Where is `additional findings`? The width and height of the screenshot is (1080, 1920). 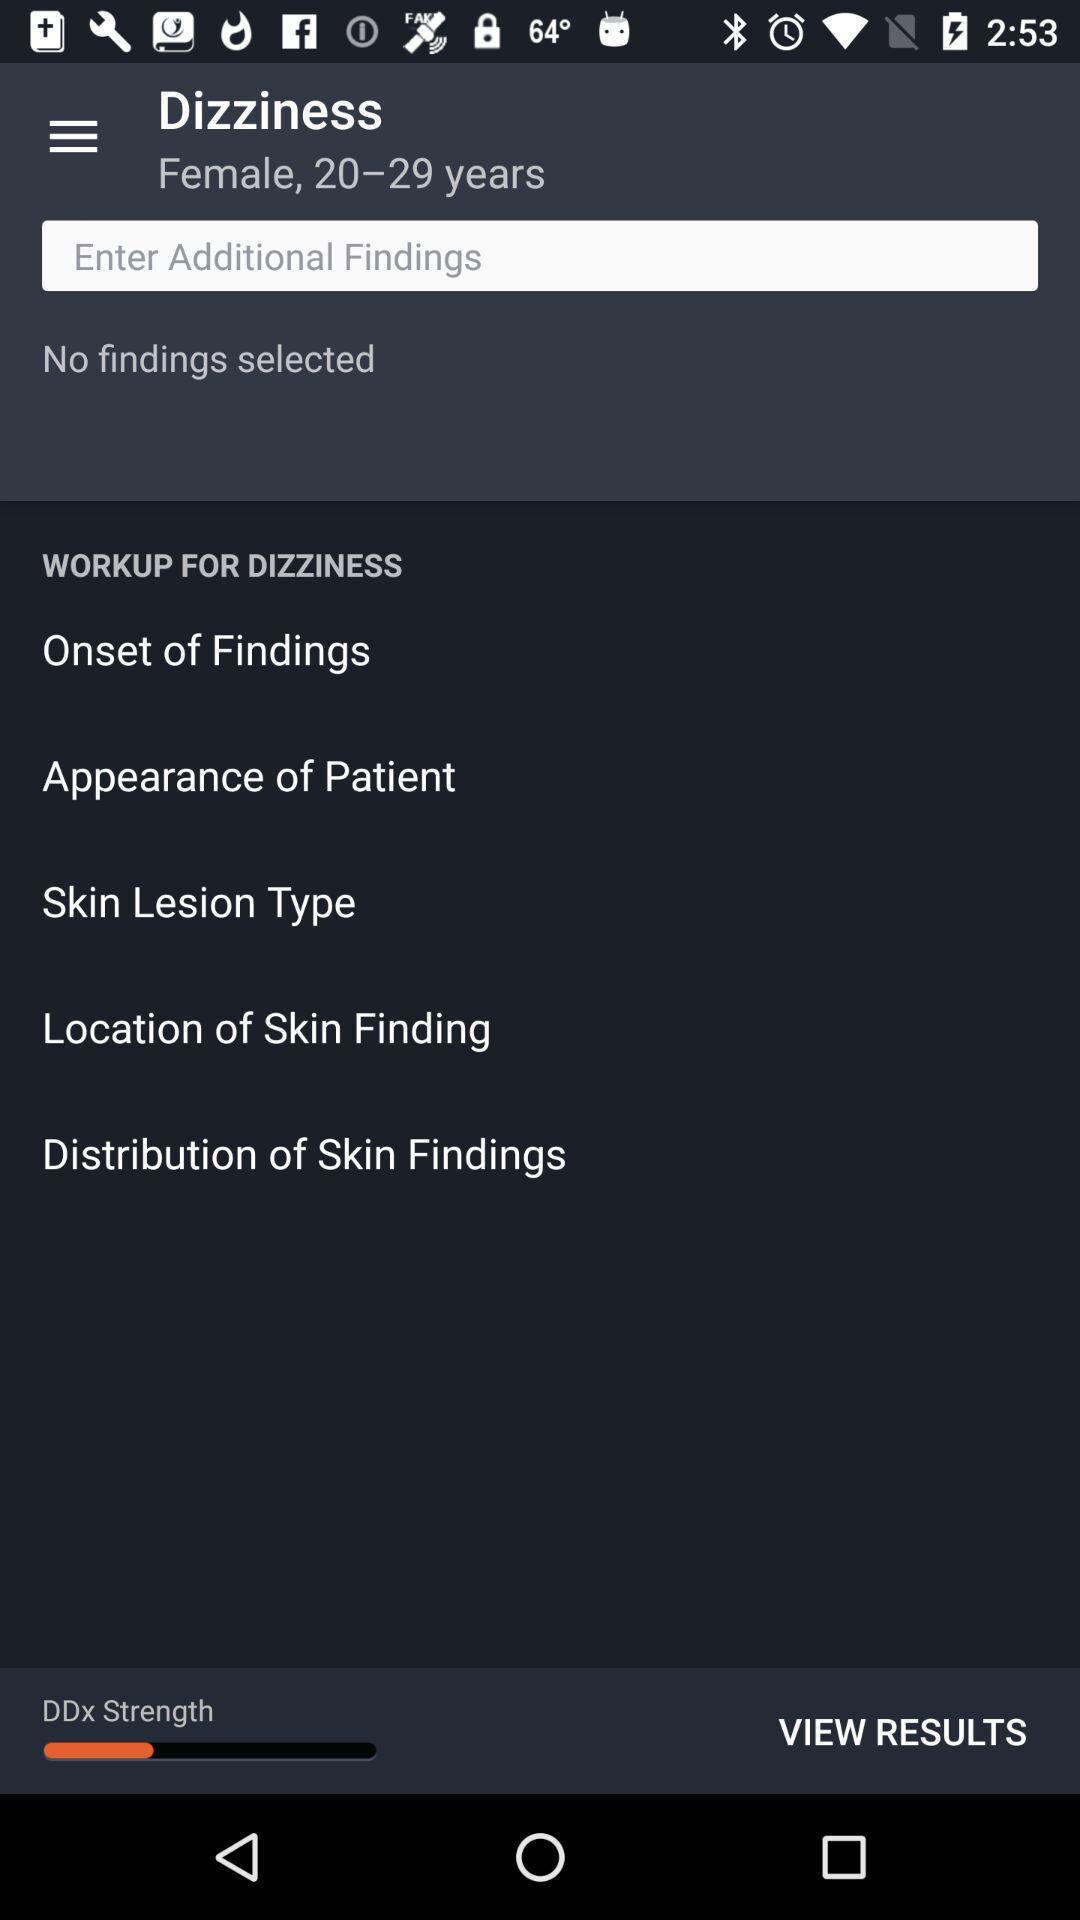 additional findings is located at coordinates (540, 254).